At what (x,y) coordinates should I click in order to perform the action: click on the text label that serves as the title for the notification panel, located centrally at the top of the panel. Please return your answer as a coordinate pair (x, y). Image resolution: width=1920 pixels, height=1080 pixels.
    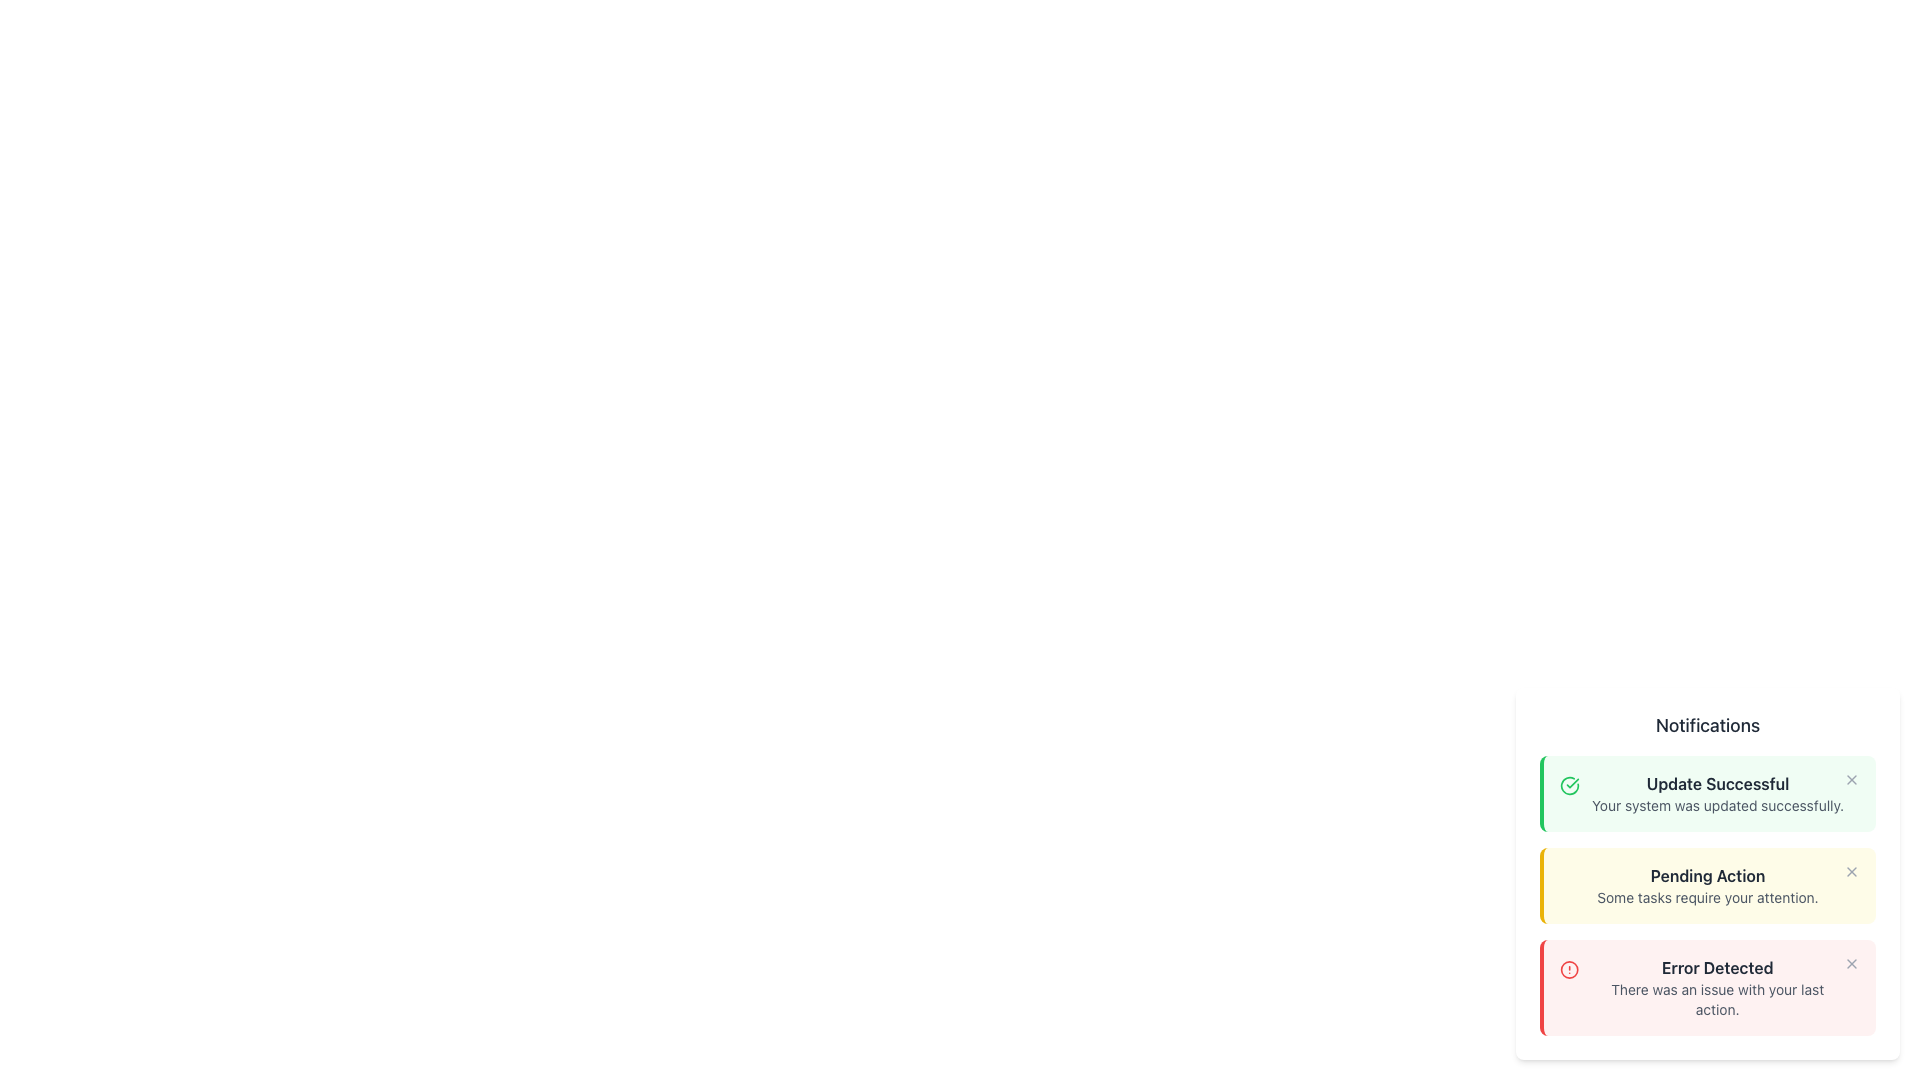
    Looking at the image, I should click on (1707, 725).